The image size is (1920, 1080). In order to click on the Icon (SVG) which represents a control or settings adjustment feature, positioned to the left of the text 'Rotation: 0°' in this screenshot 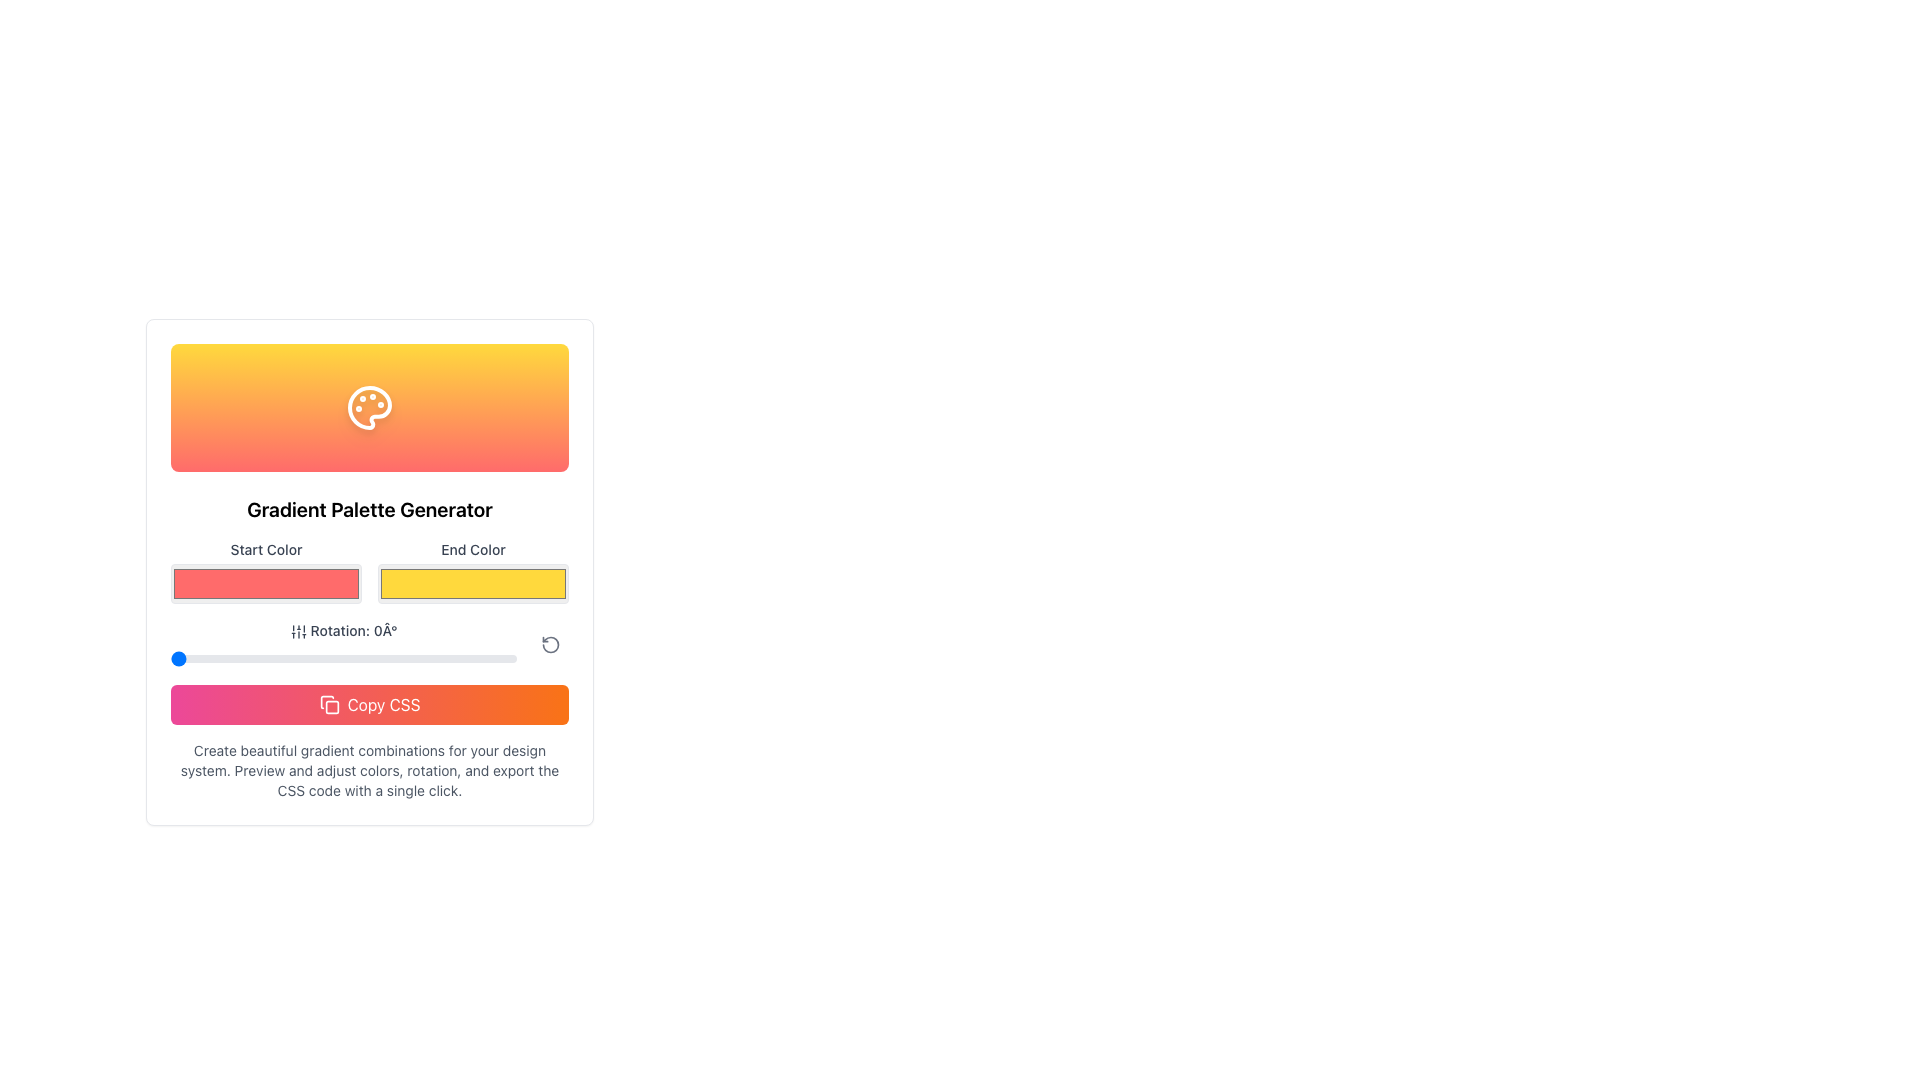, I will do `click(297, 632)`.